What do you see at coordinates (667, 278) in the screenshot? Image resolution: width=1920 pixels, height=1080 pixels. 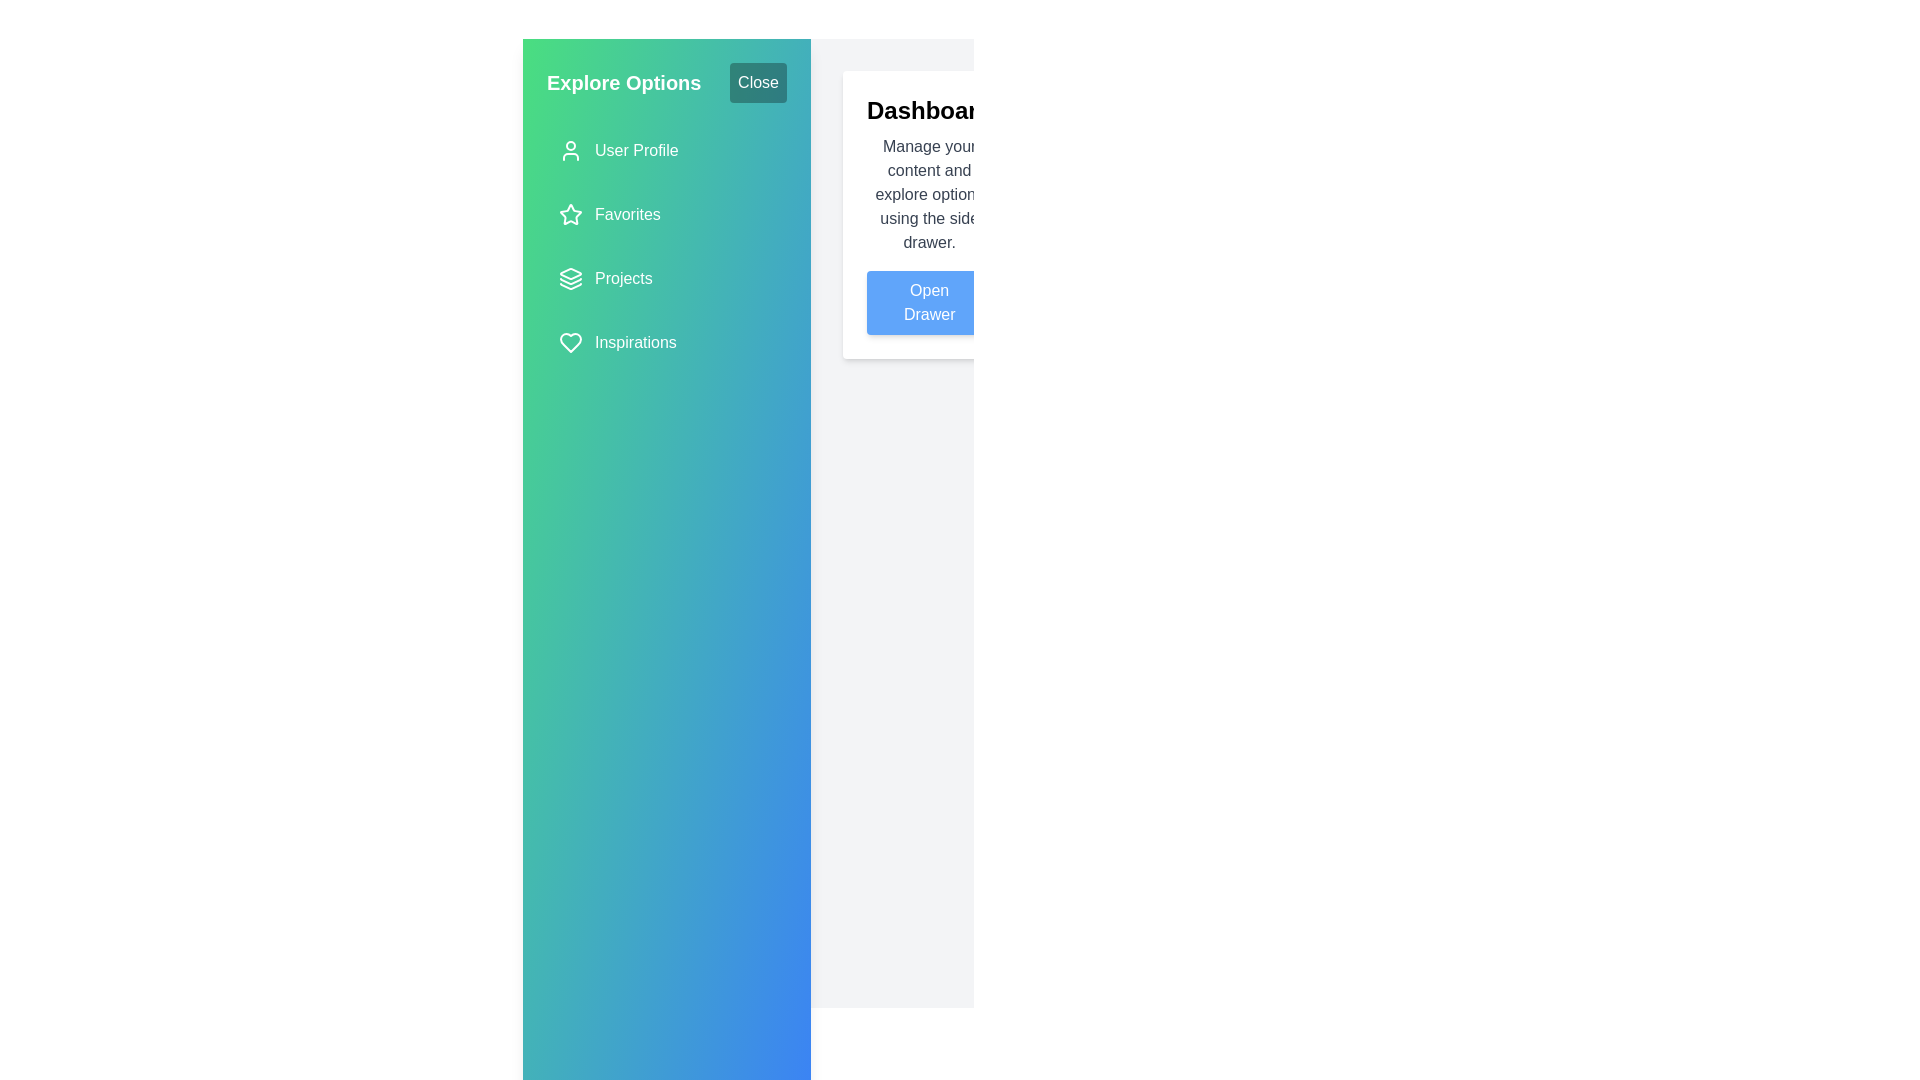 I see `the navigation item Projects from the drawer` at bounding box center [667, 278].